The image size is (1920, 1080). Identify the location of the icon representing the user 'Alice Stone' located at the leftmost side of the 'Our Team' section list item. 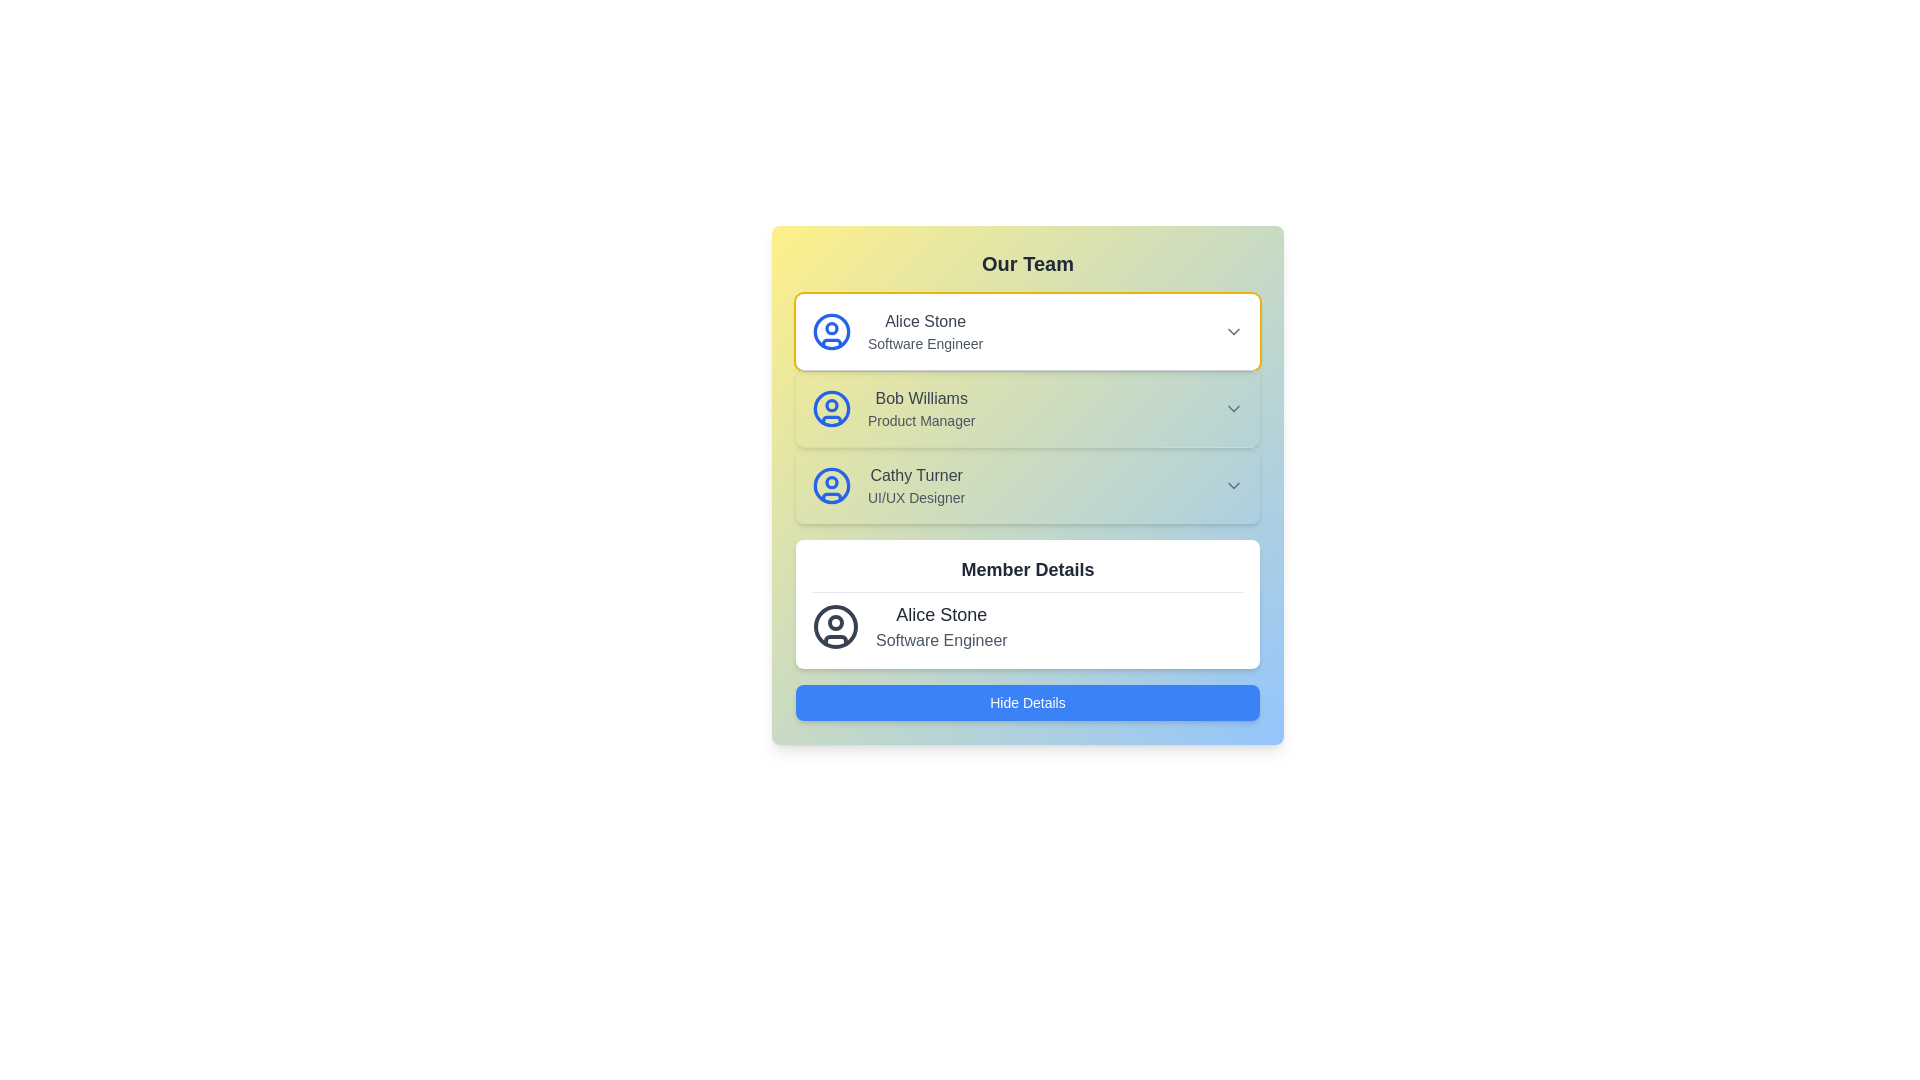
(831, 330).